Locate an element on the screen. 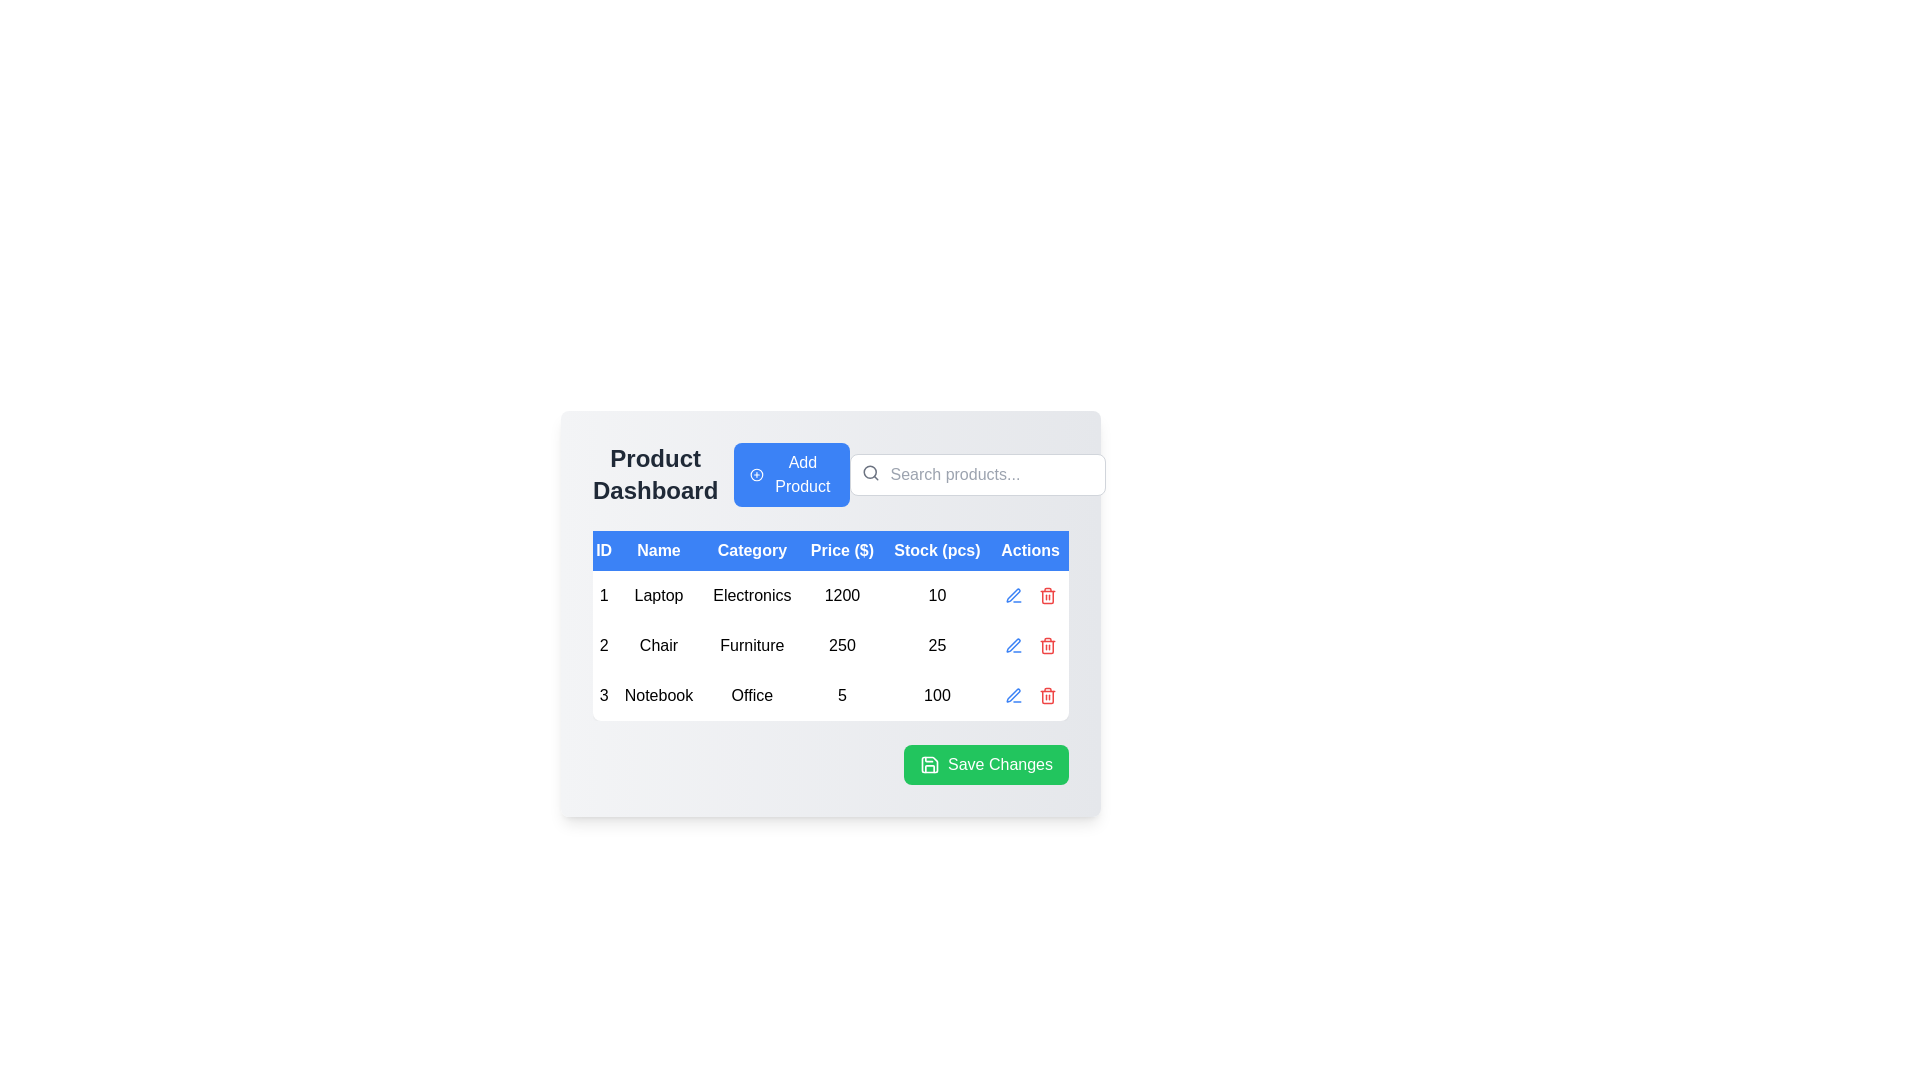  the text element indicating the stock quantity of the item 'Notebook', which shows 100 units available, located in the fifth column of the third row in the inventory table is located at coordinates (936, 694).